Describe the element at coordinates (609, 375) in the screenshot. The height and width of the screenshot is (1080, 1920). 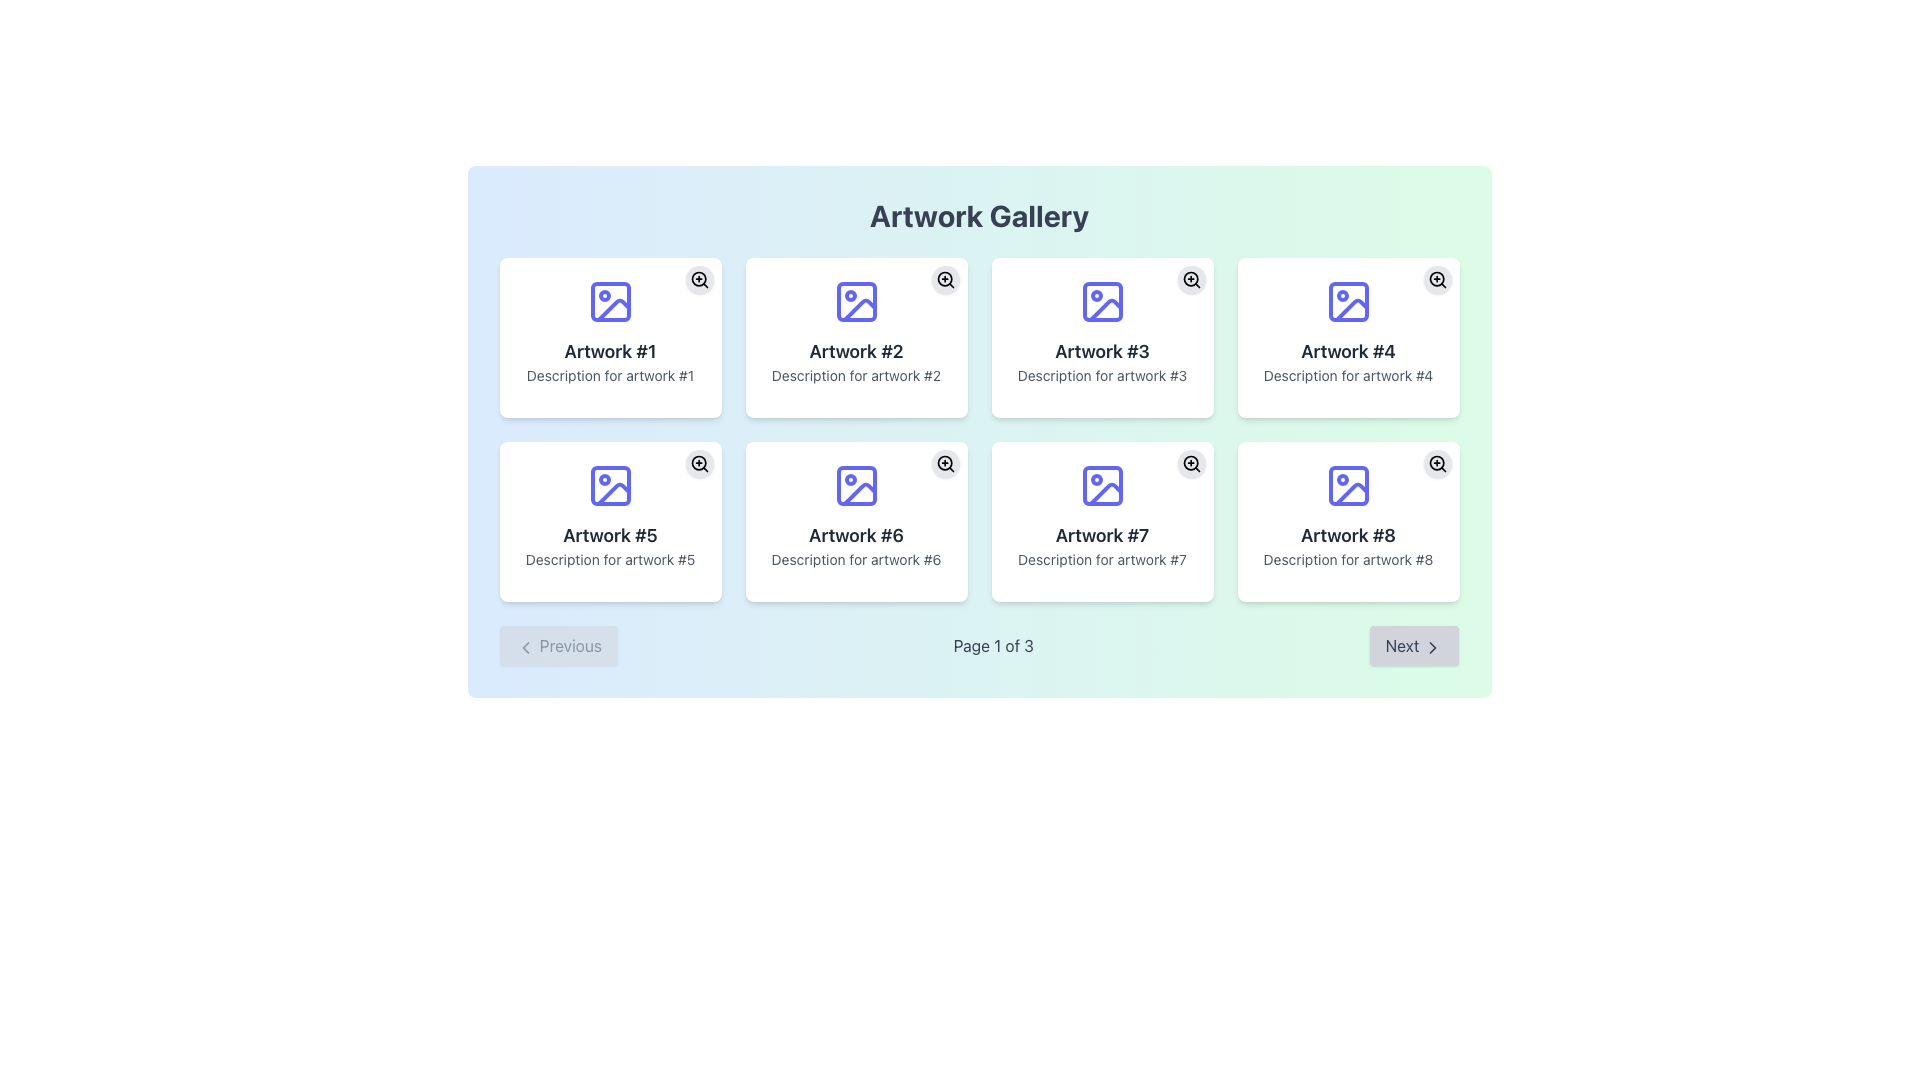
I see `static text field displaying 'Description for artwork #1' located in the card labeled 'Artwork #1'` at that location.